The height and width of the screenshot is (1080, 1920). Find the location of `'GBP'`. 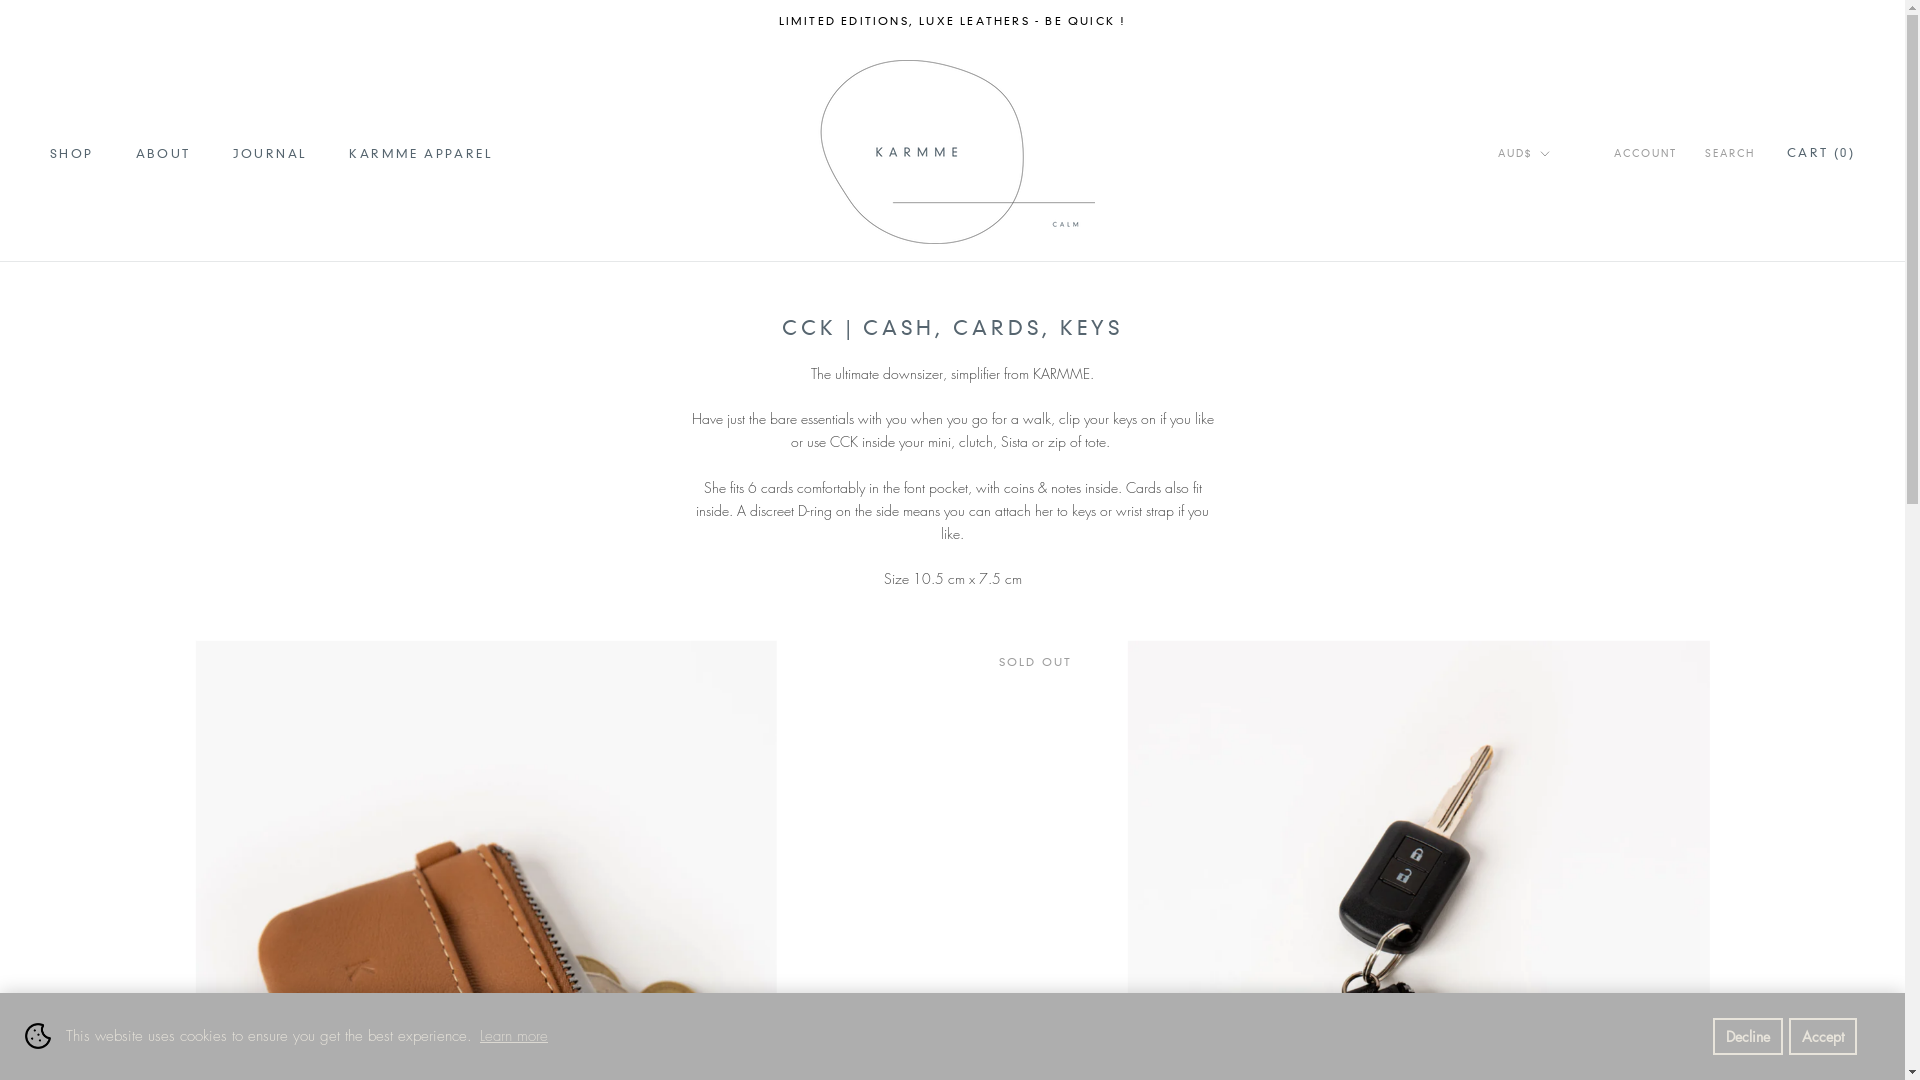

'GBP' is located at coordinates (1549, 222).